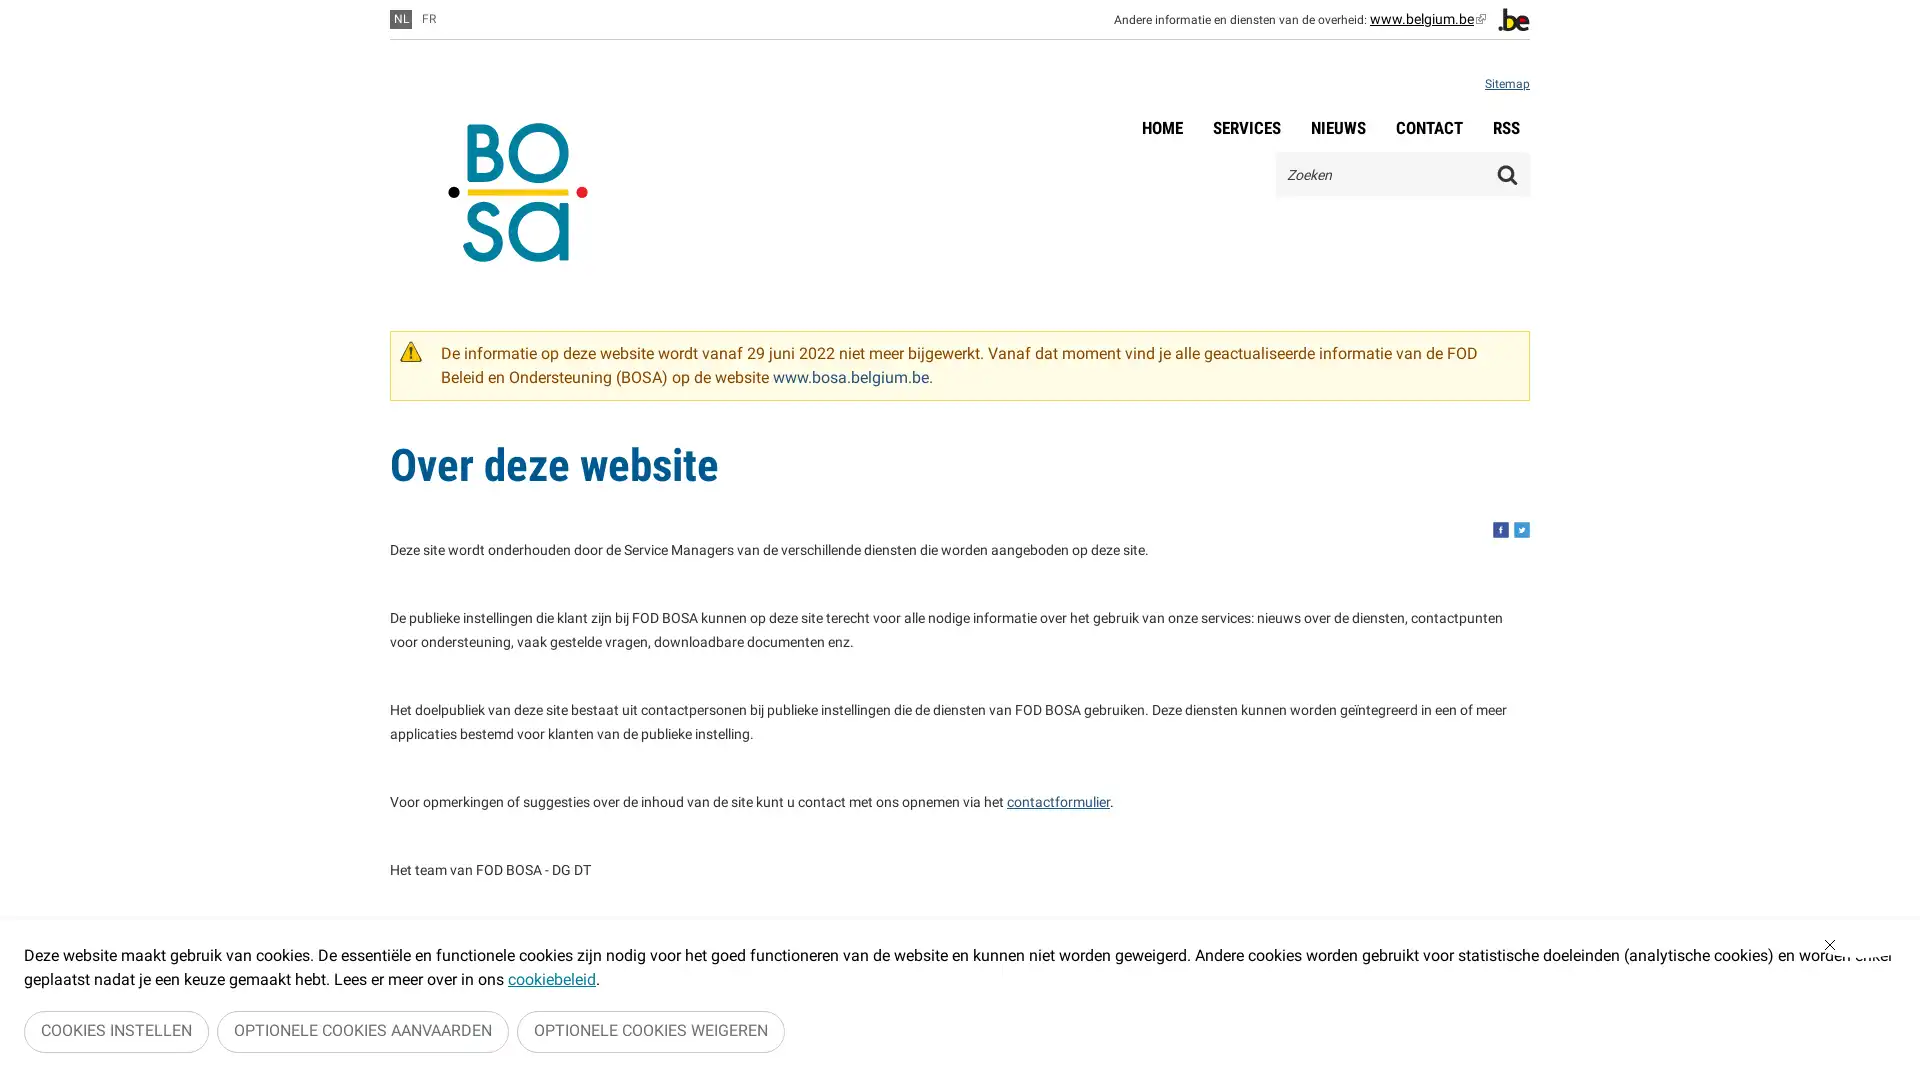  I want to click on OPTIONELE COOKIES AANVAARDEN, so click(363, 1034).